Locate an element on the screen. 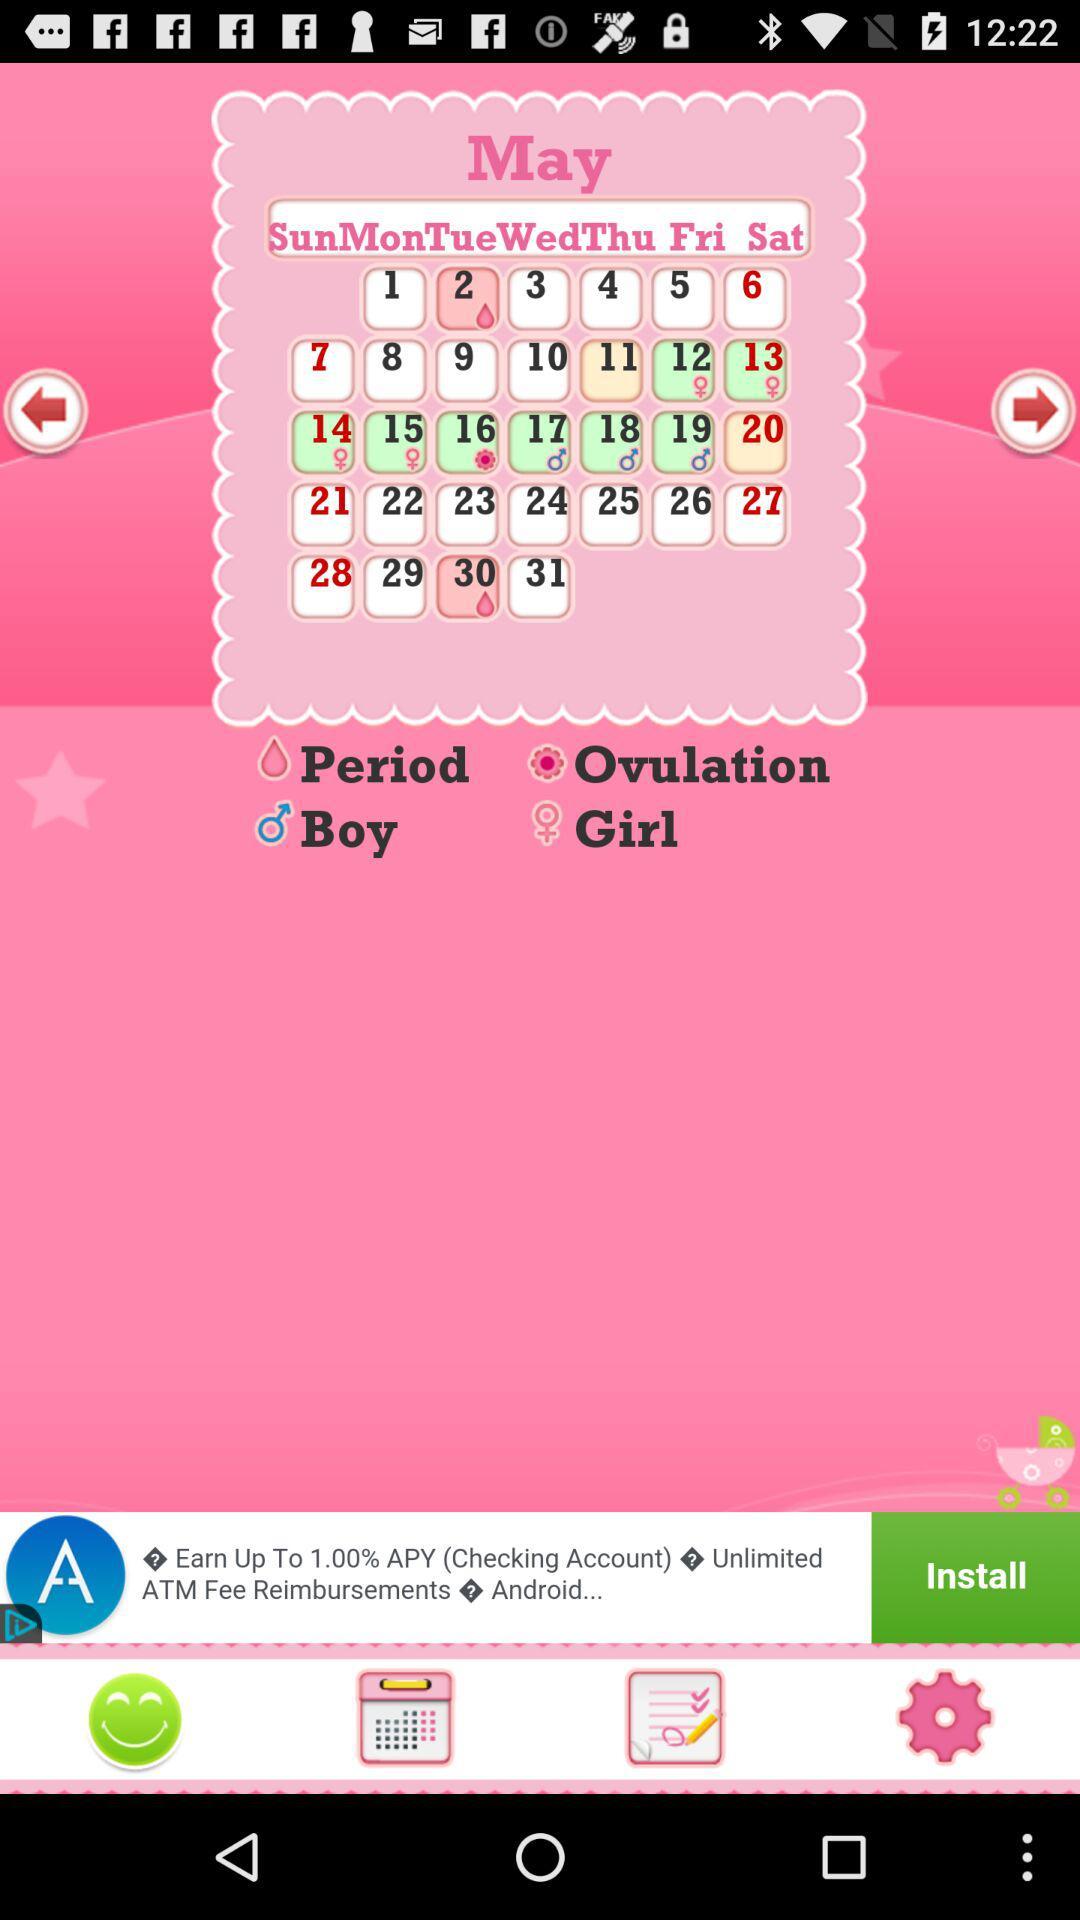 The image size is (1080, 1920). settings is located at coordinates (945, 1717).